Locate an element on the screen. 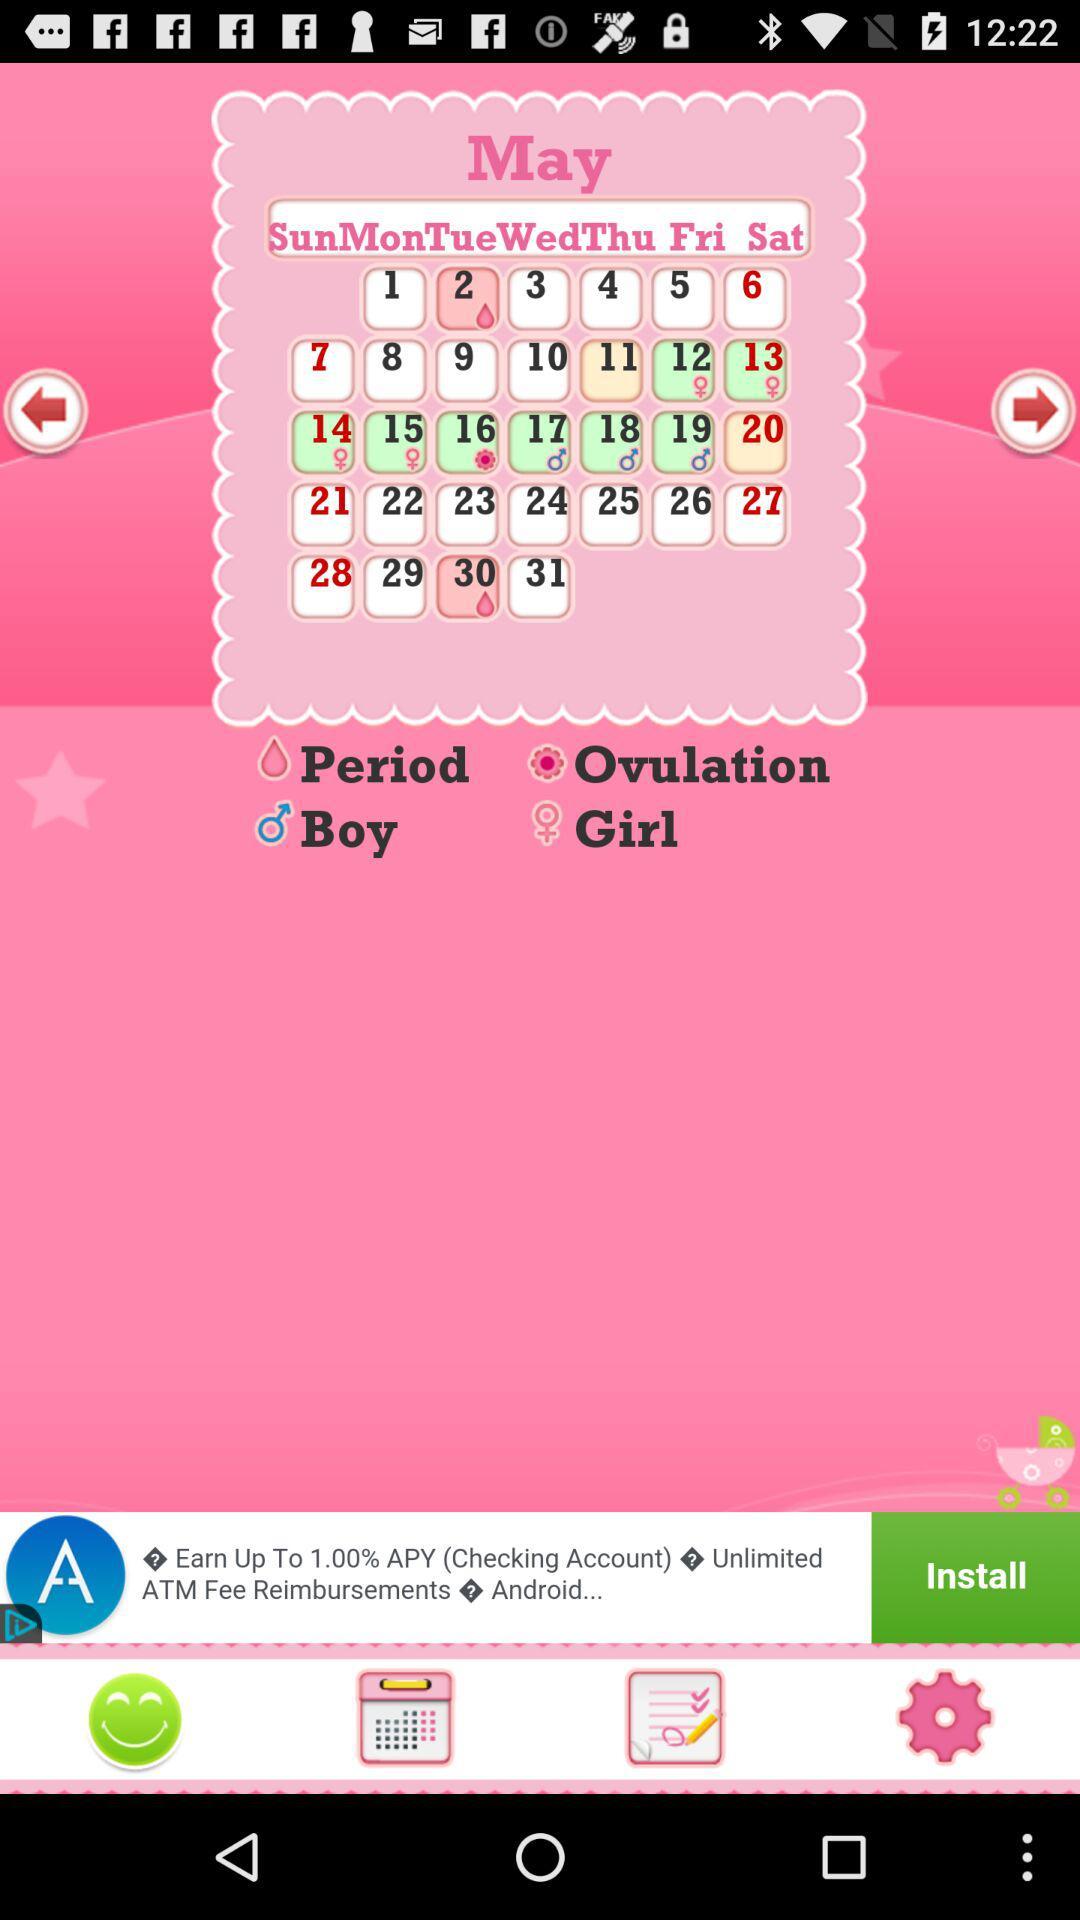 The image size is (1080, 1920). settings is located at coordinates (945, 1717).